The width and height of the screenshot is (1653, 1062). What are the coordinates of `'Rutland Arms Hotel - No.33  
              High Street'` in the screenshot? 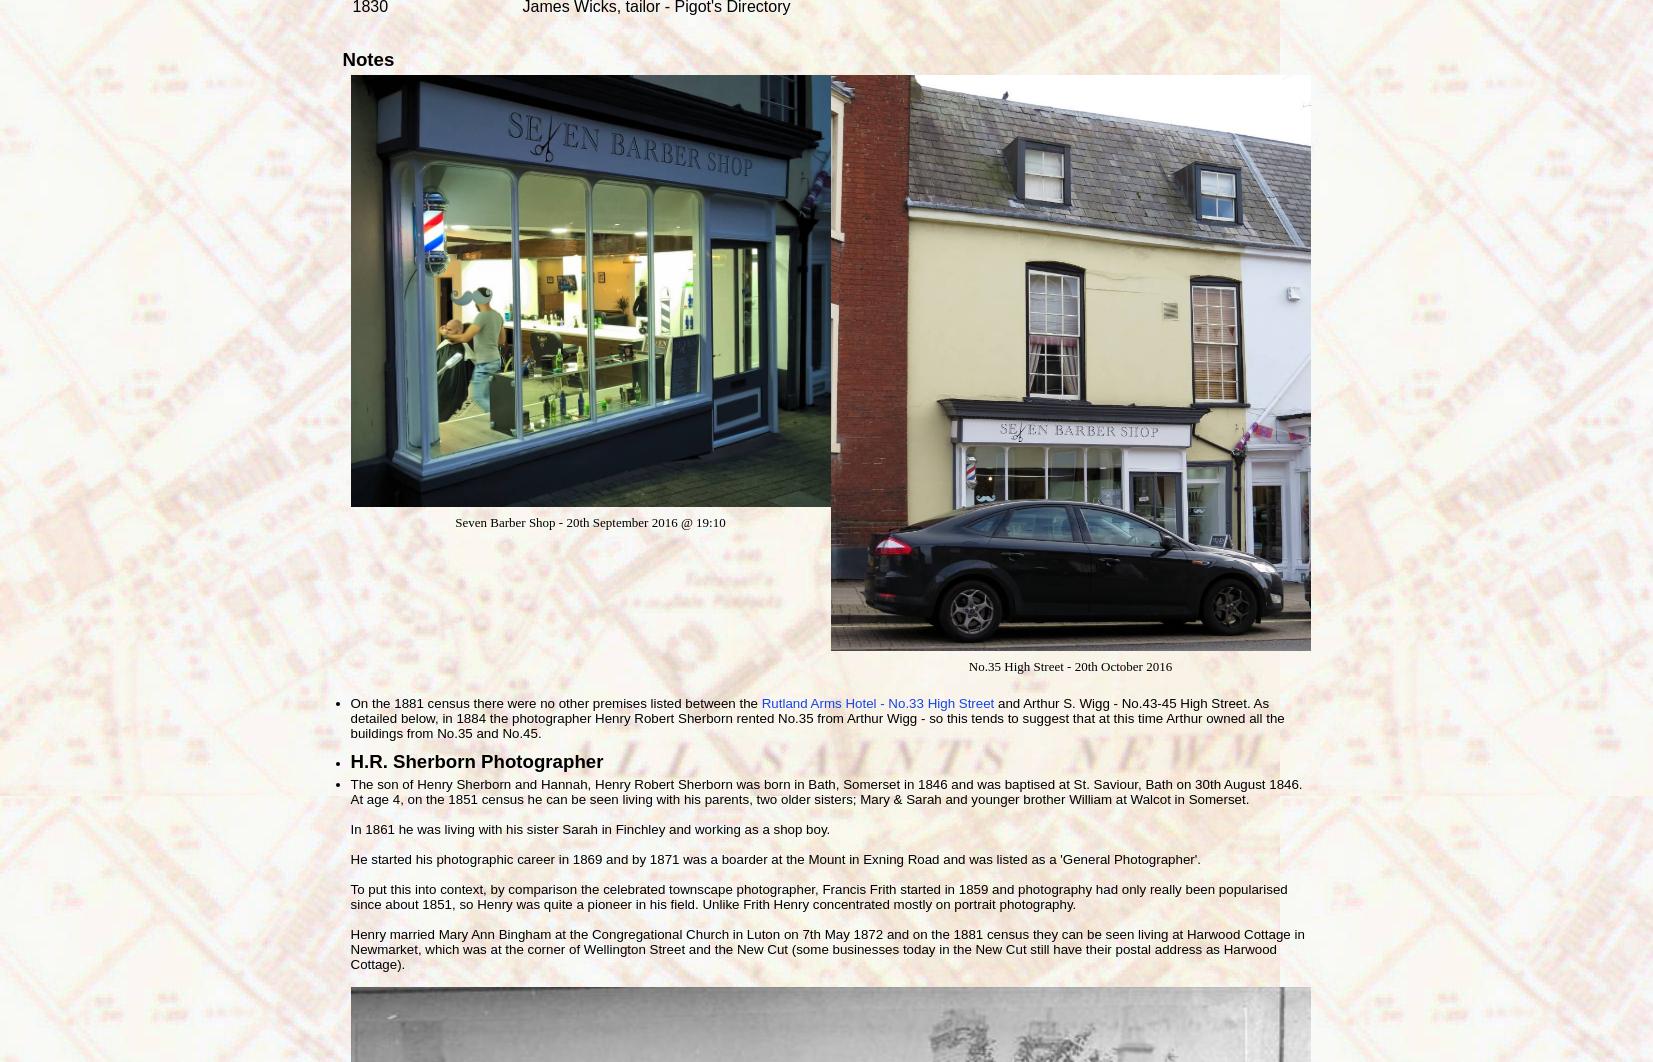 It's located at (877, 703).